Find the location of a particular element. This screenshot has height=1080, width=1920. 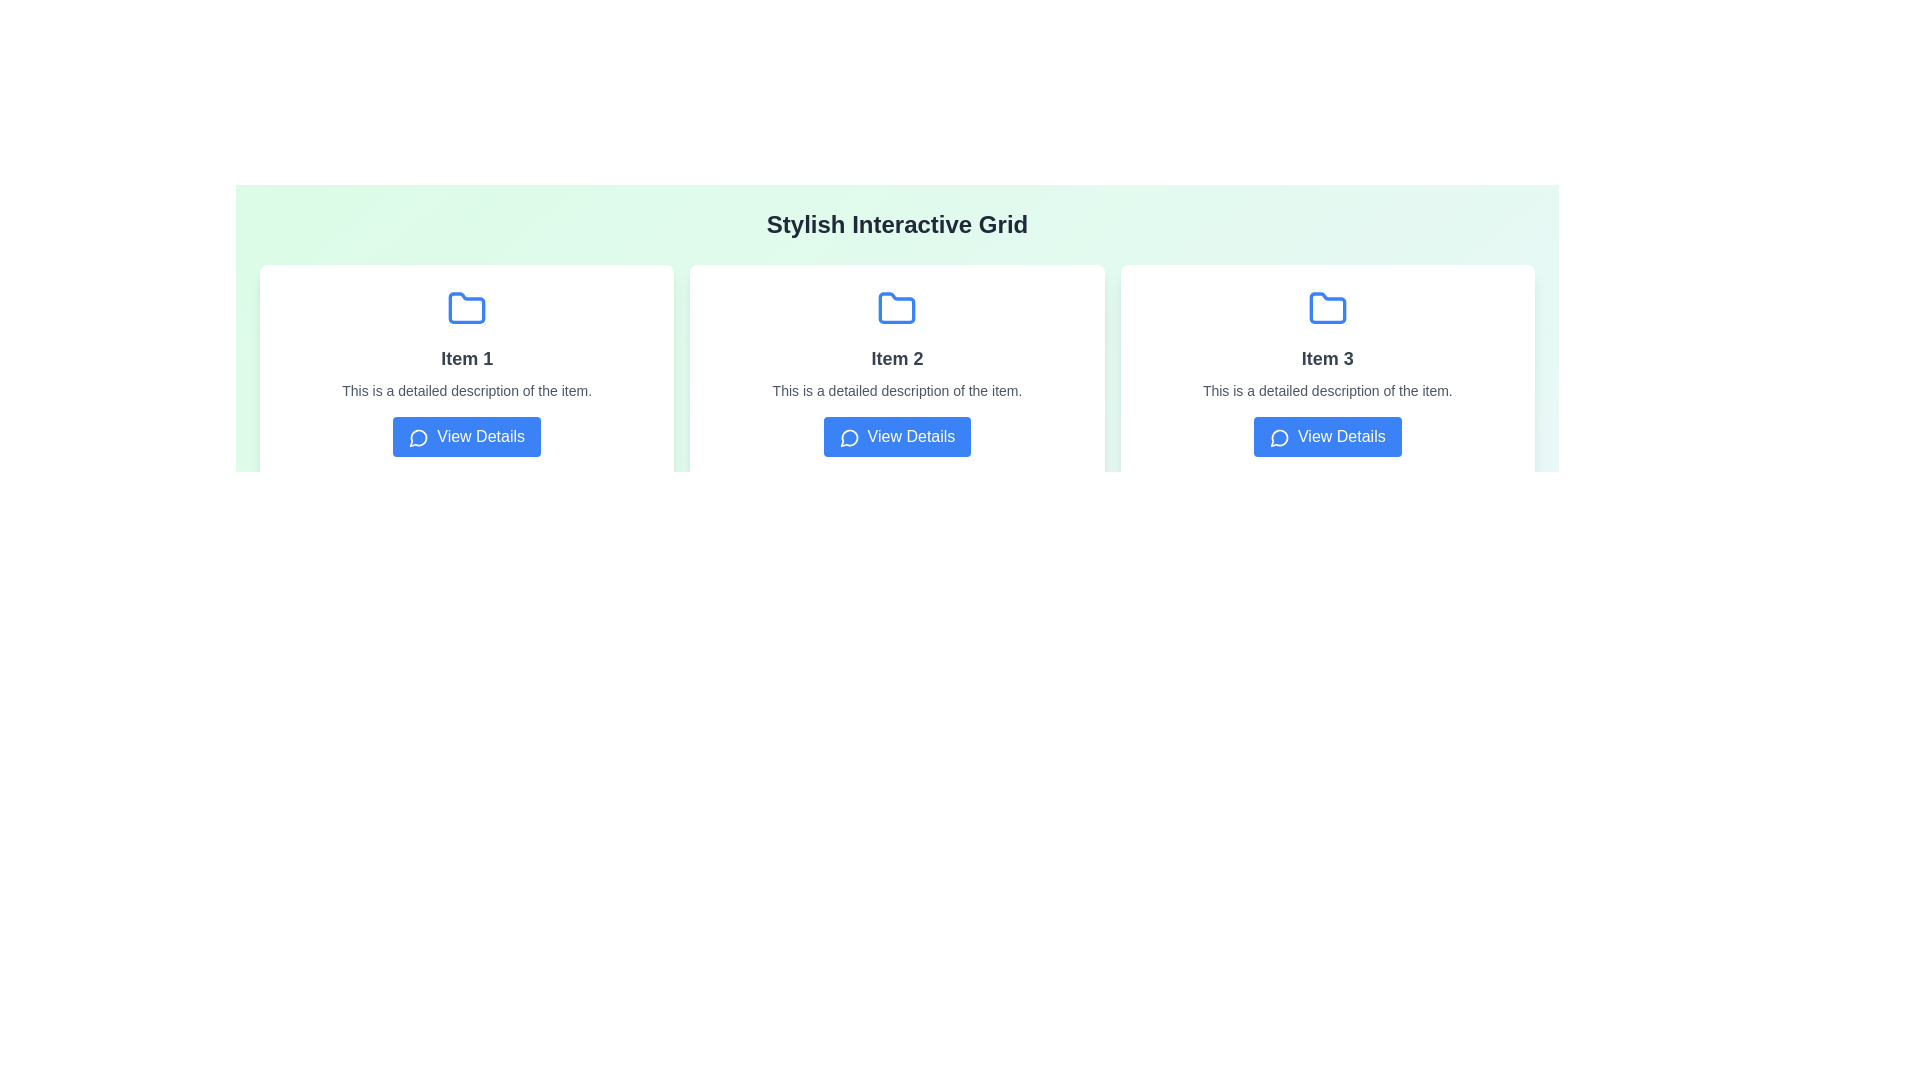

the 'View Details' button with a blue background and white text, located at the bottom center of the second card titled 'Item 2' is located at coordinates (896, 435).